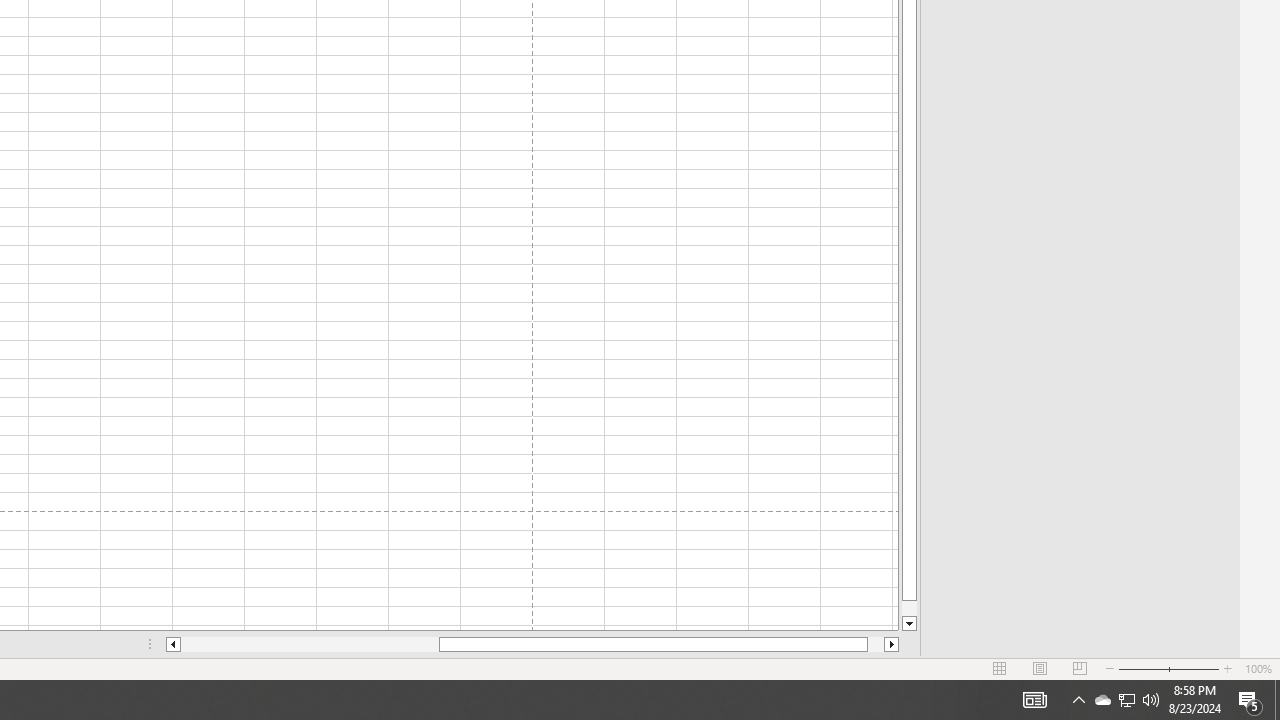 The height and width of the screenshot is (720, 1280). What do you see at coordinates (1078, 698) in the screenshot?
I see `'AutomationID: 4105'` at bounding box center [1078, 698].